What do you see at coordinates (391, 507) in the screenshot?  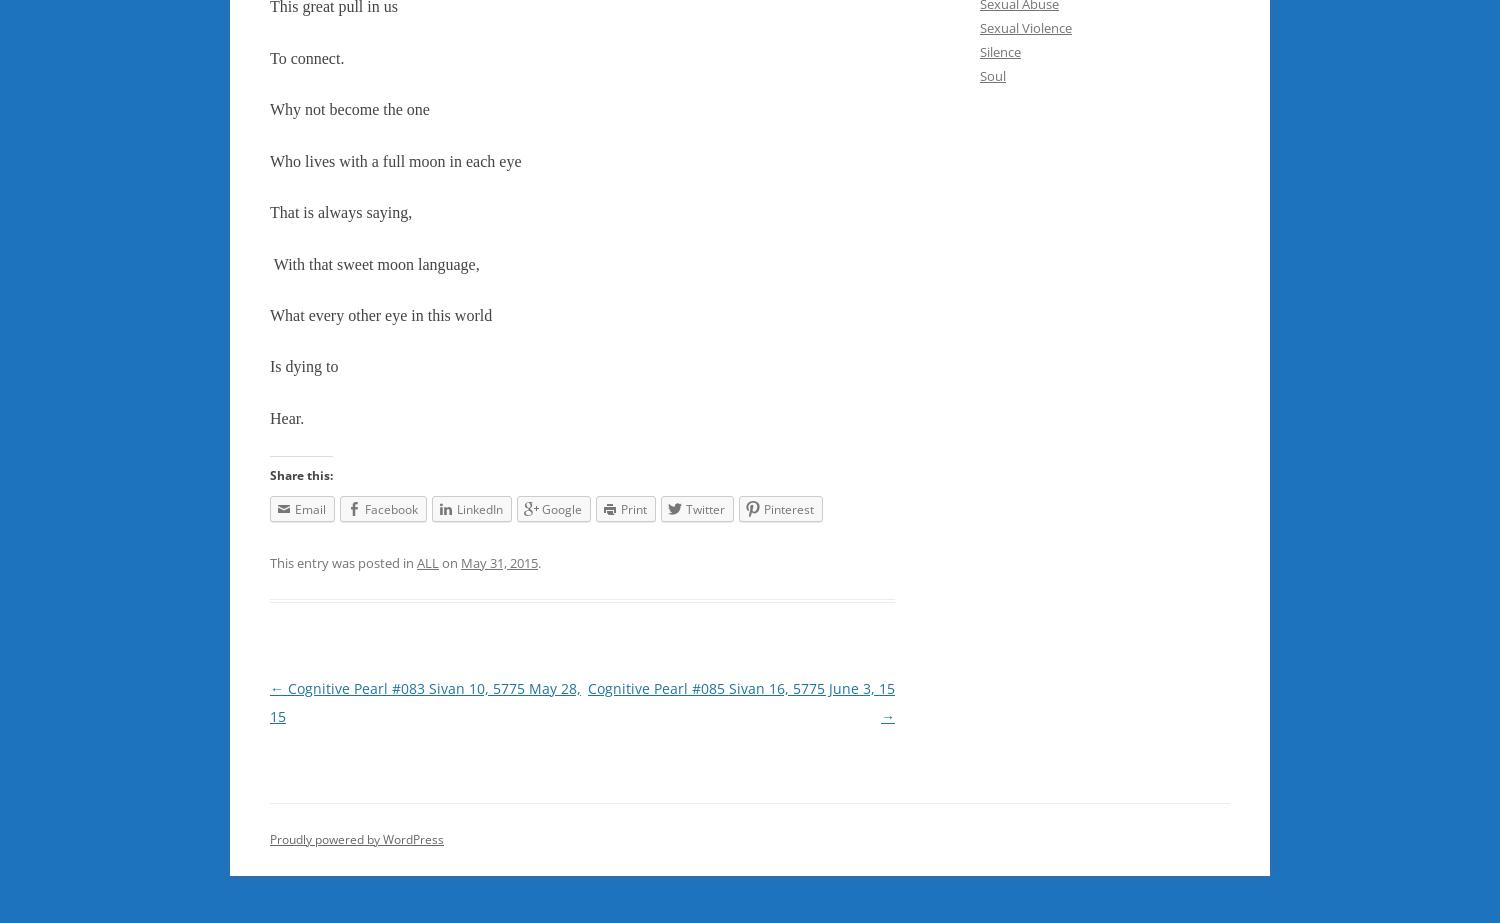 I see `'Facebook'` at bounding box center [391, 507].